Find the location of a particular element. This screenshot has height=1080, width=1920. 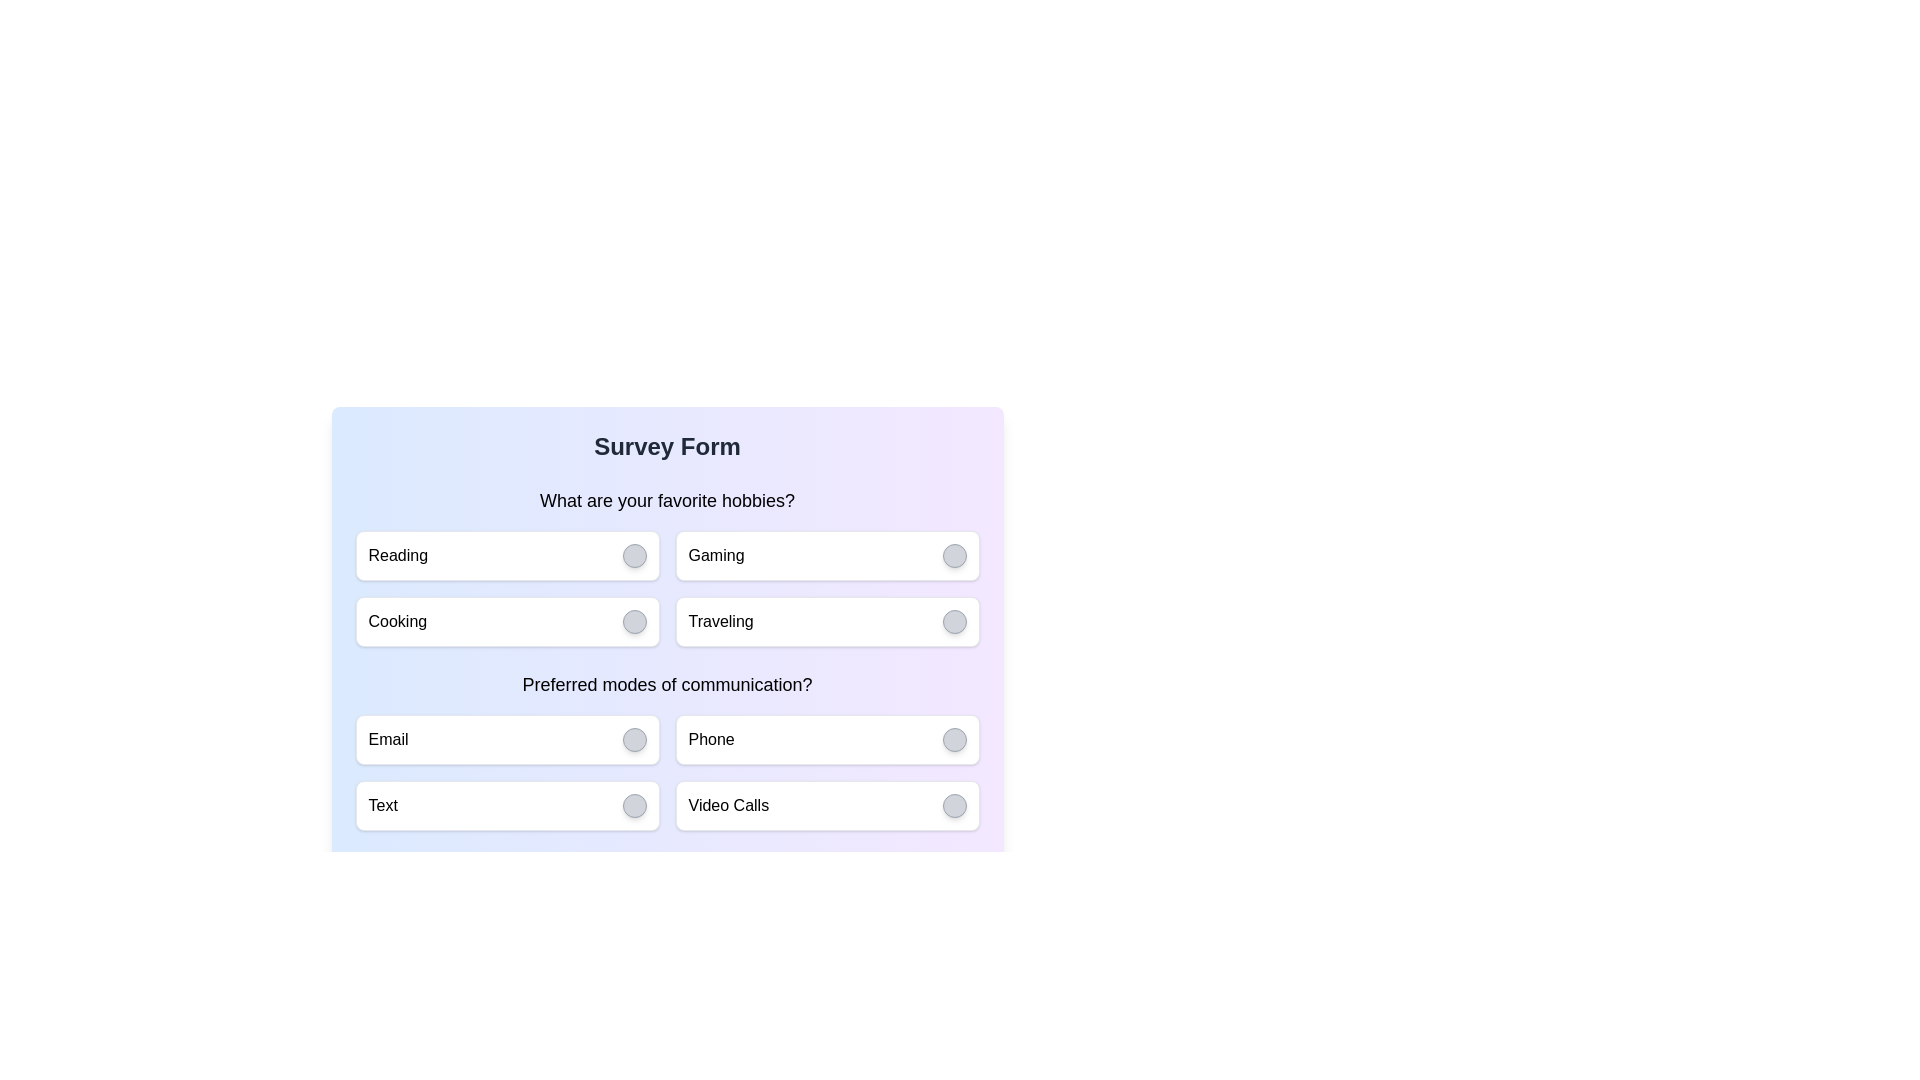

the 'Cooking' label in the survey indicating a choice under the 'What are your favorite hobbies?' section is located at coordinates (397, 620).